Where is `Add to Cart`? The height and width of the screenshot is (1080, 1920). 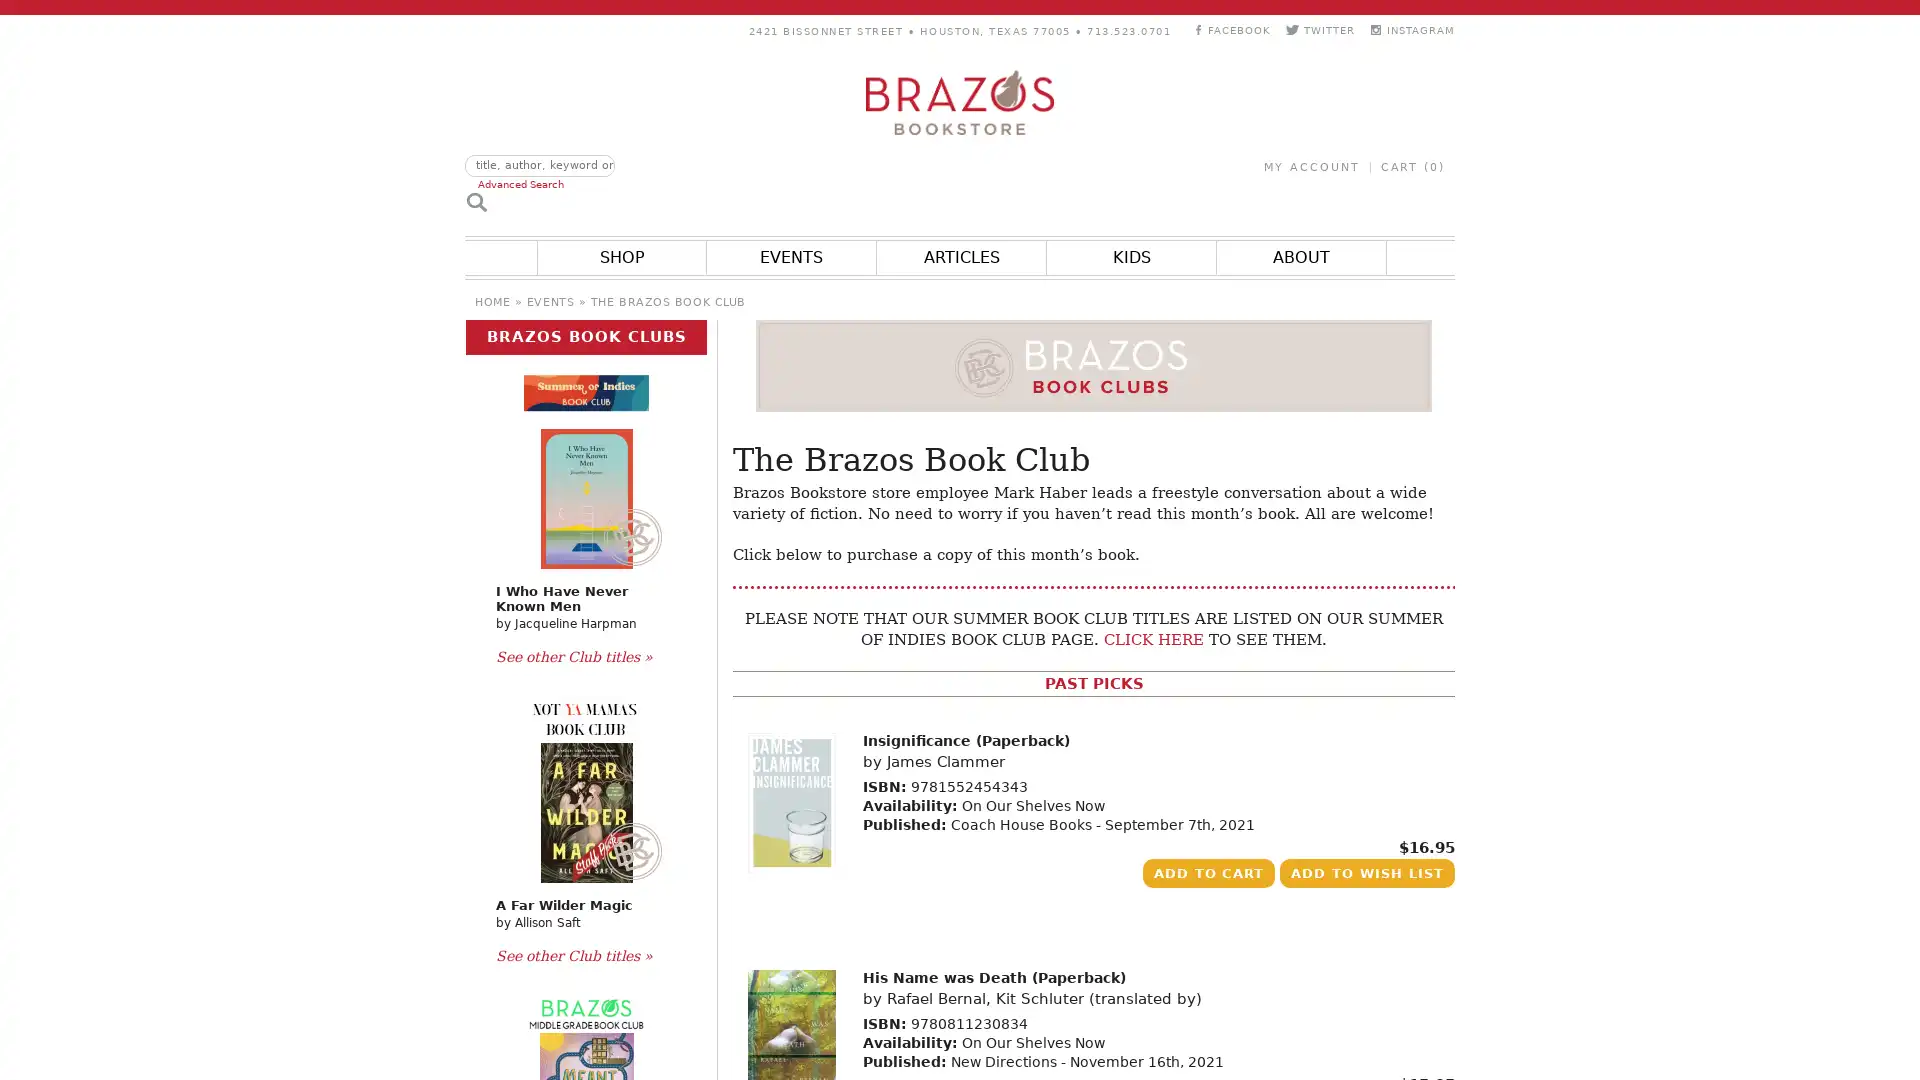
Add to Cart is located at coordinates (1207, 872).